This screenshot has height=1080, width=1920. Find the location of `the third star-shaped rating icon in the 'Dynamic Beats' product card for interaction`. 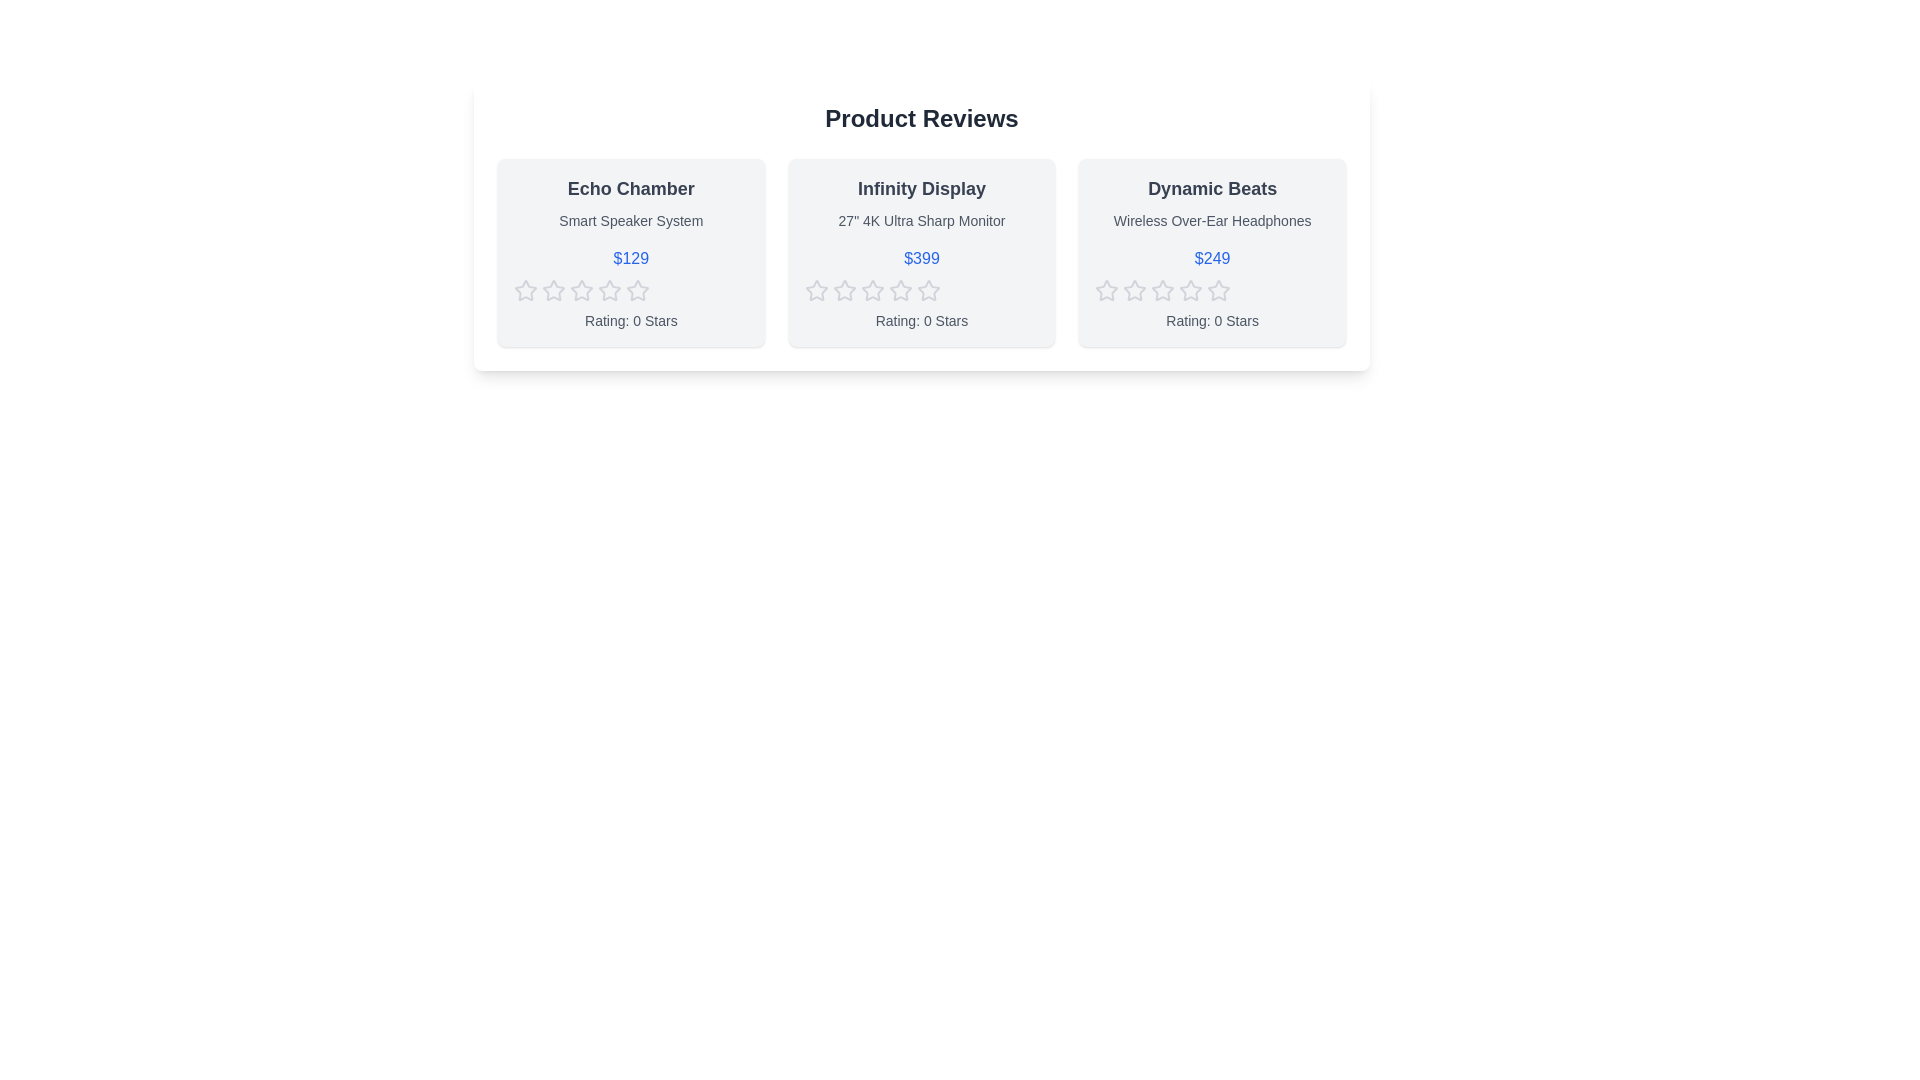

the third star-shaped rating icon in the 'Dynamic Beats' product card for interaction is located at coordinates (1163, 290).